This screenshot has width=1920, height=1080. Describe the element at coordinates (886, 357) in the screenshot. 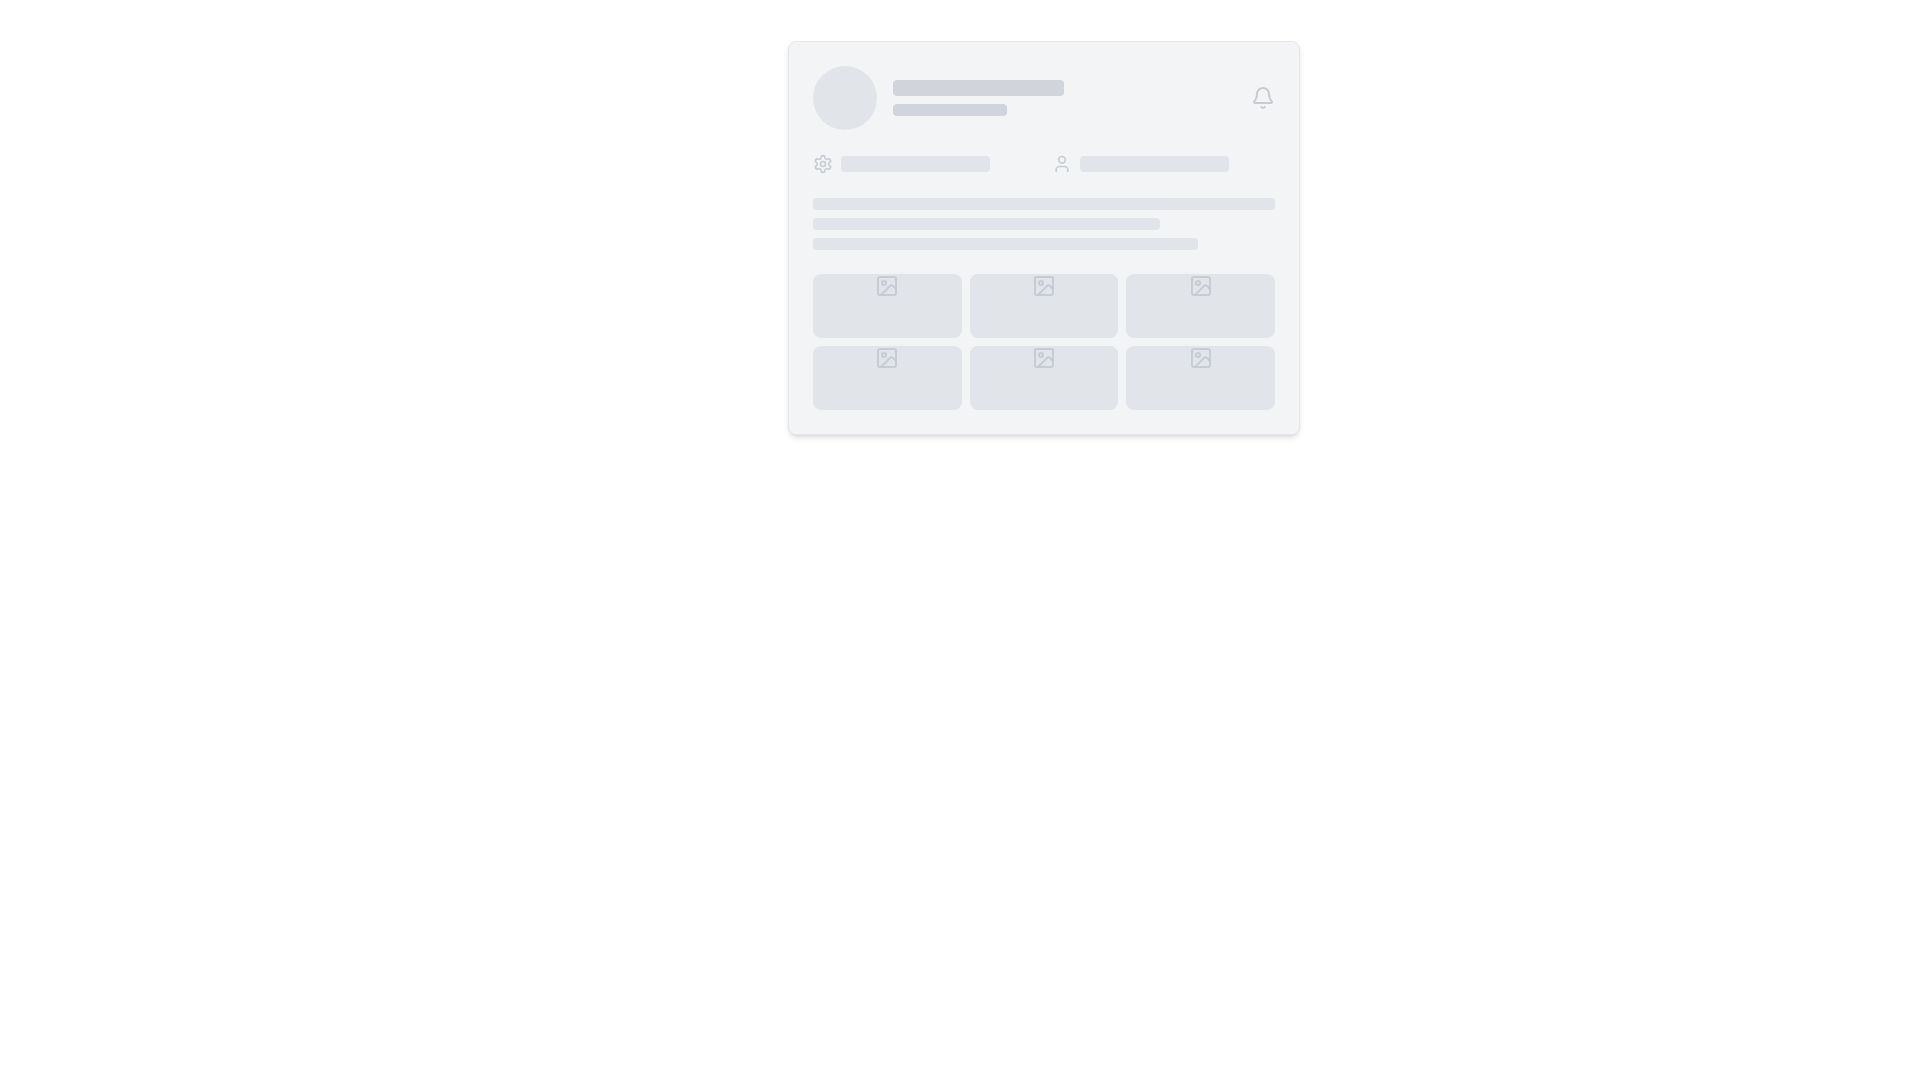

I see `the Icon placeholder located in the second spot of the bottom row in a grid layout` at that location.